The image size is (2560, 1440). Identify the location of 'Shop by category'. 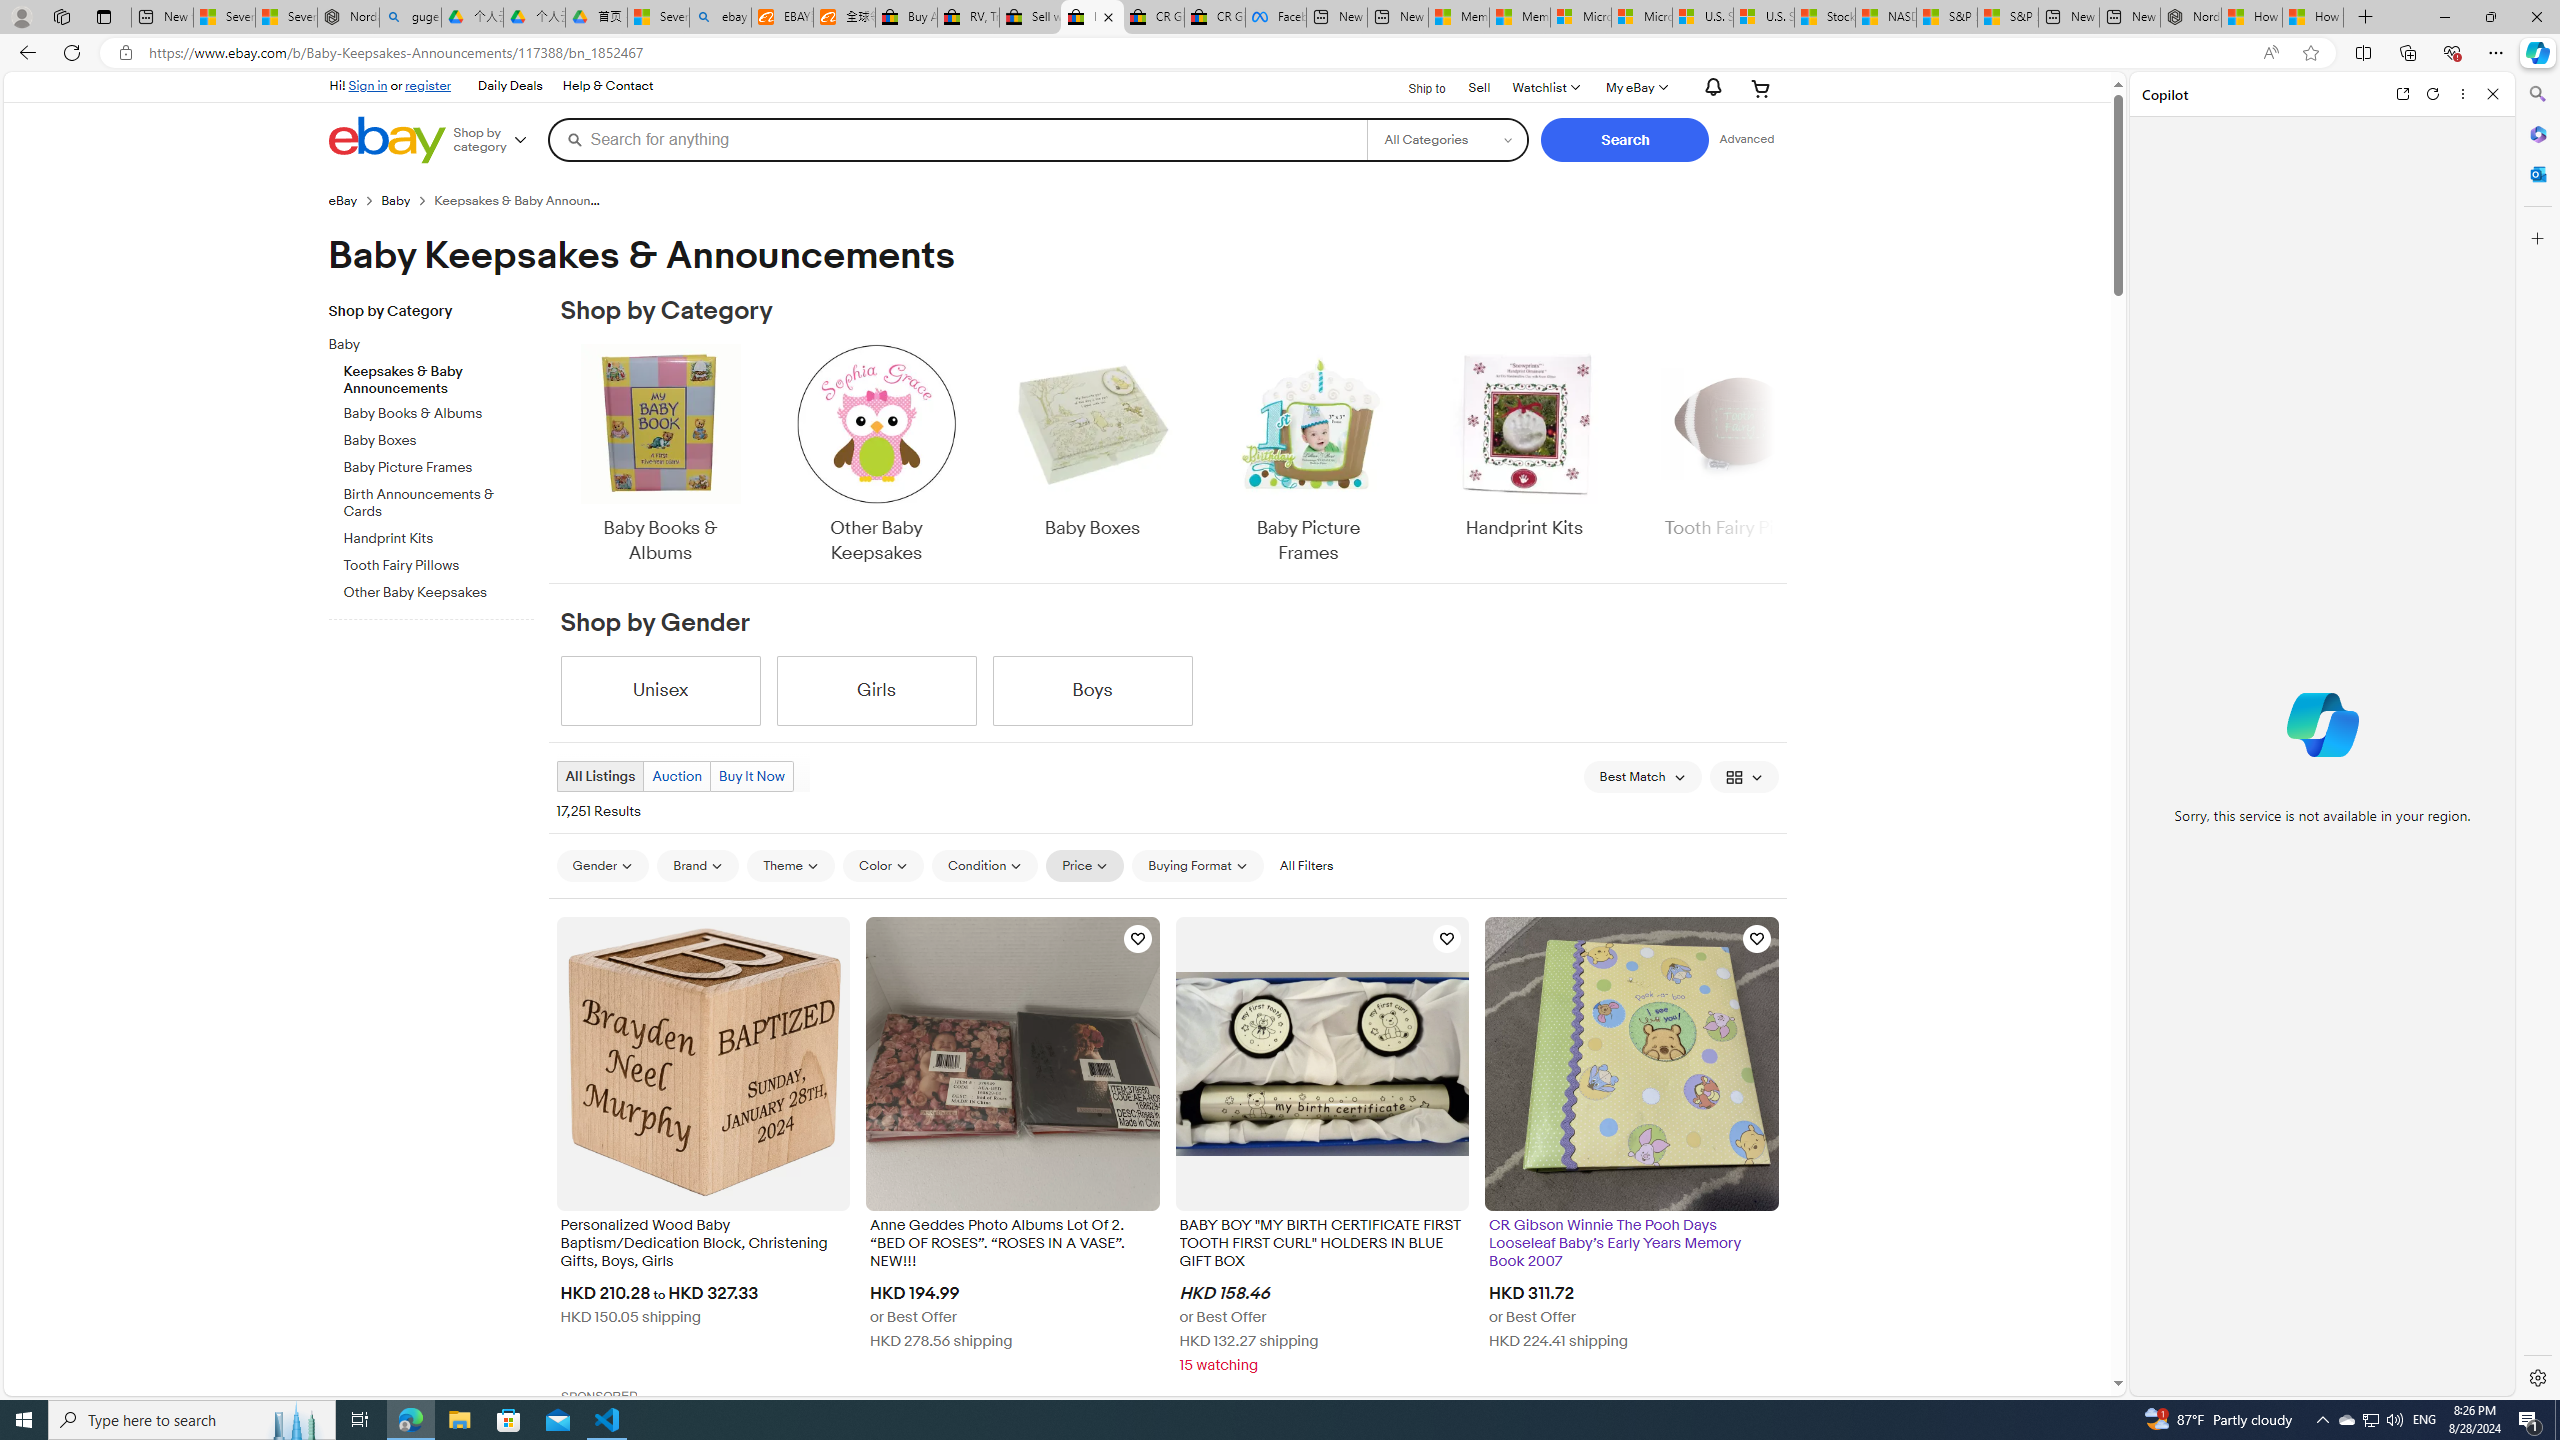
(497, 138).